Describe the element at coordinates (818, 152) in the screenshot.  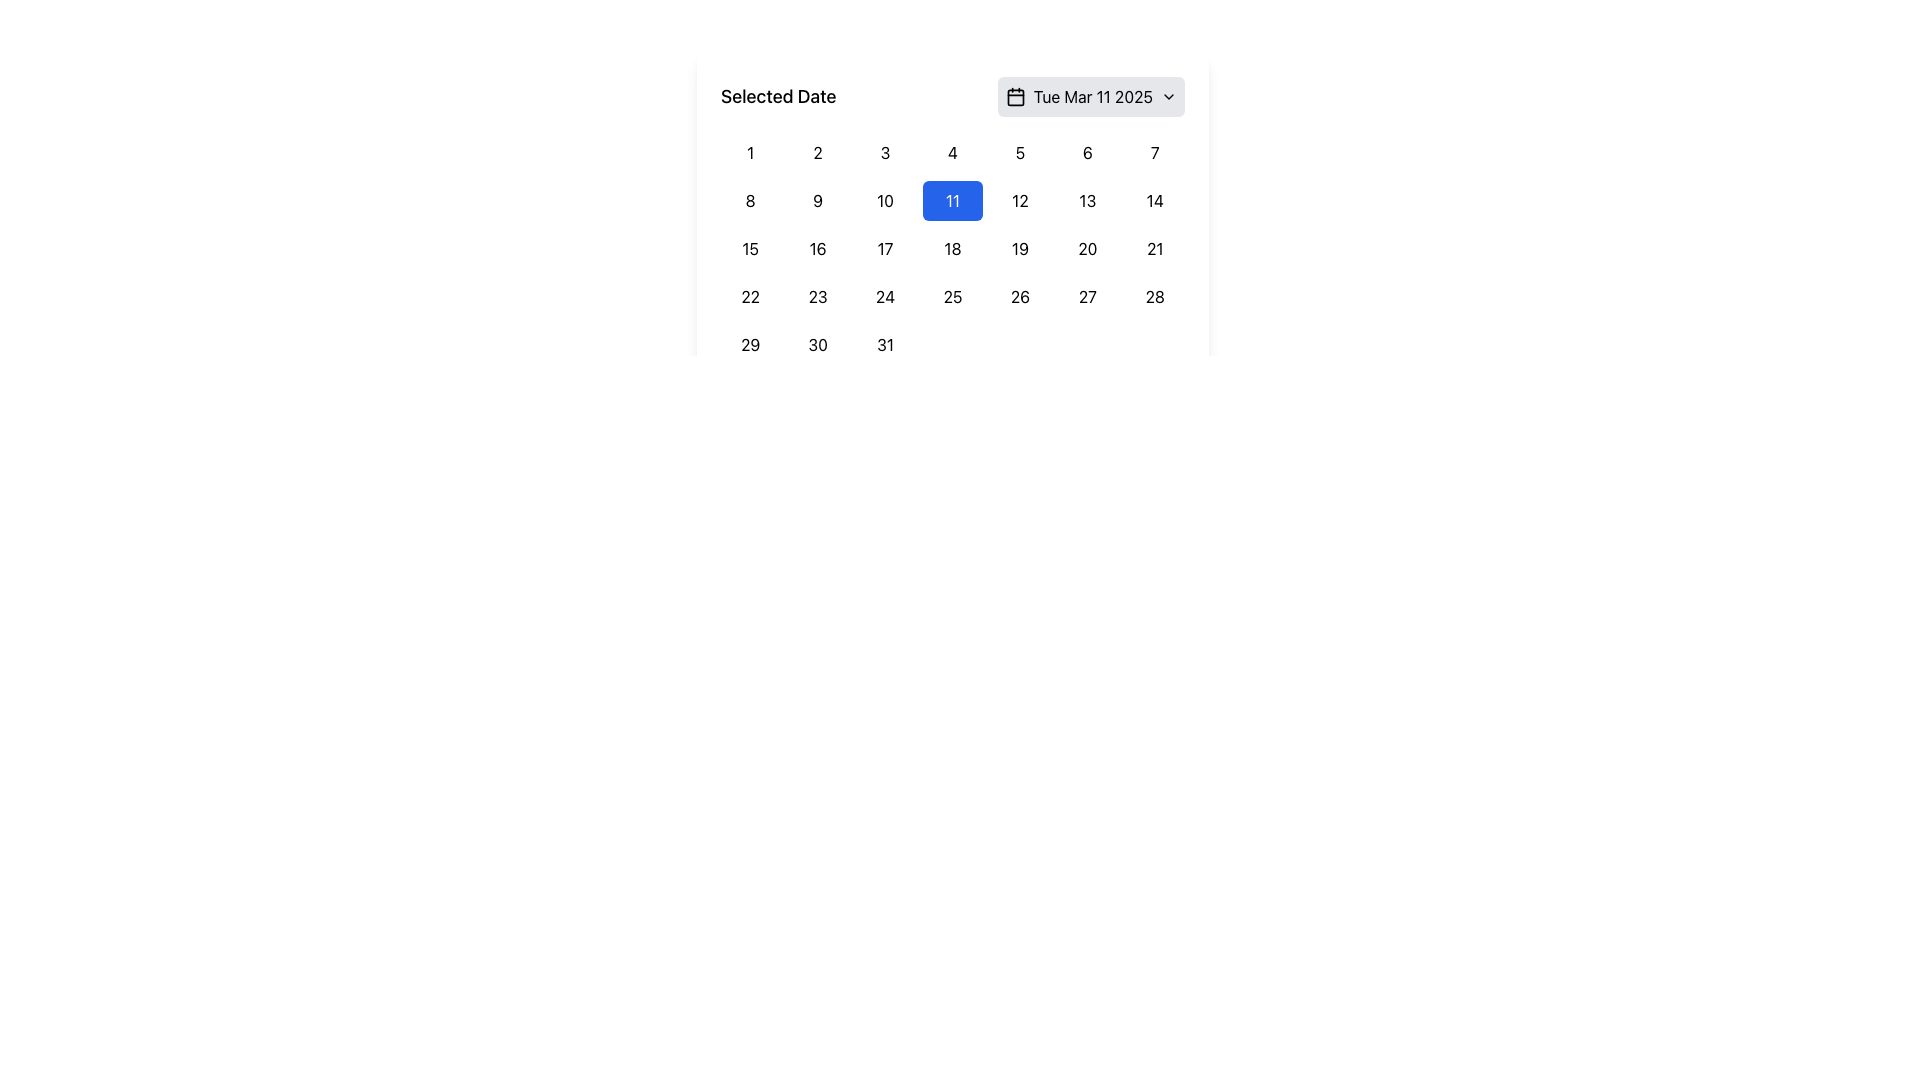
I see `the button representing day '2' in the calendar view` at that location.